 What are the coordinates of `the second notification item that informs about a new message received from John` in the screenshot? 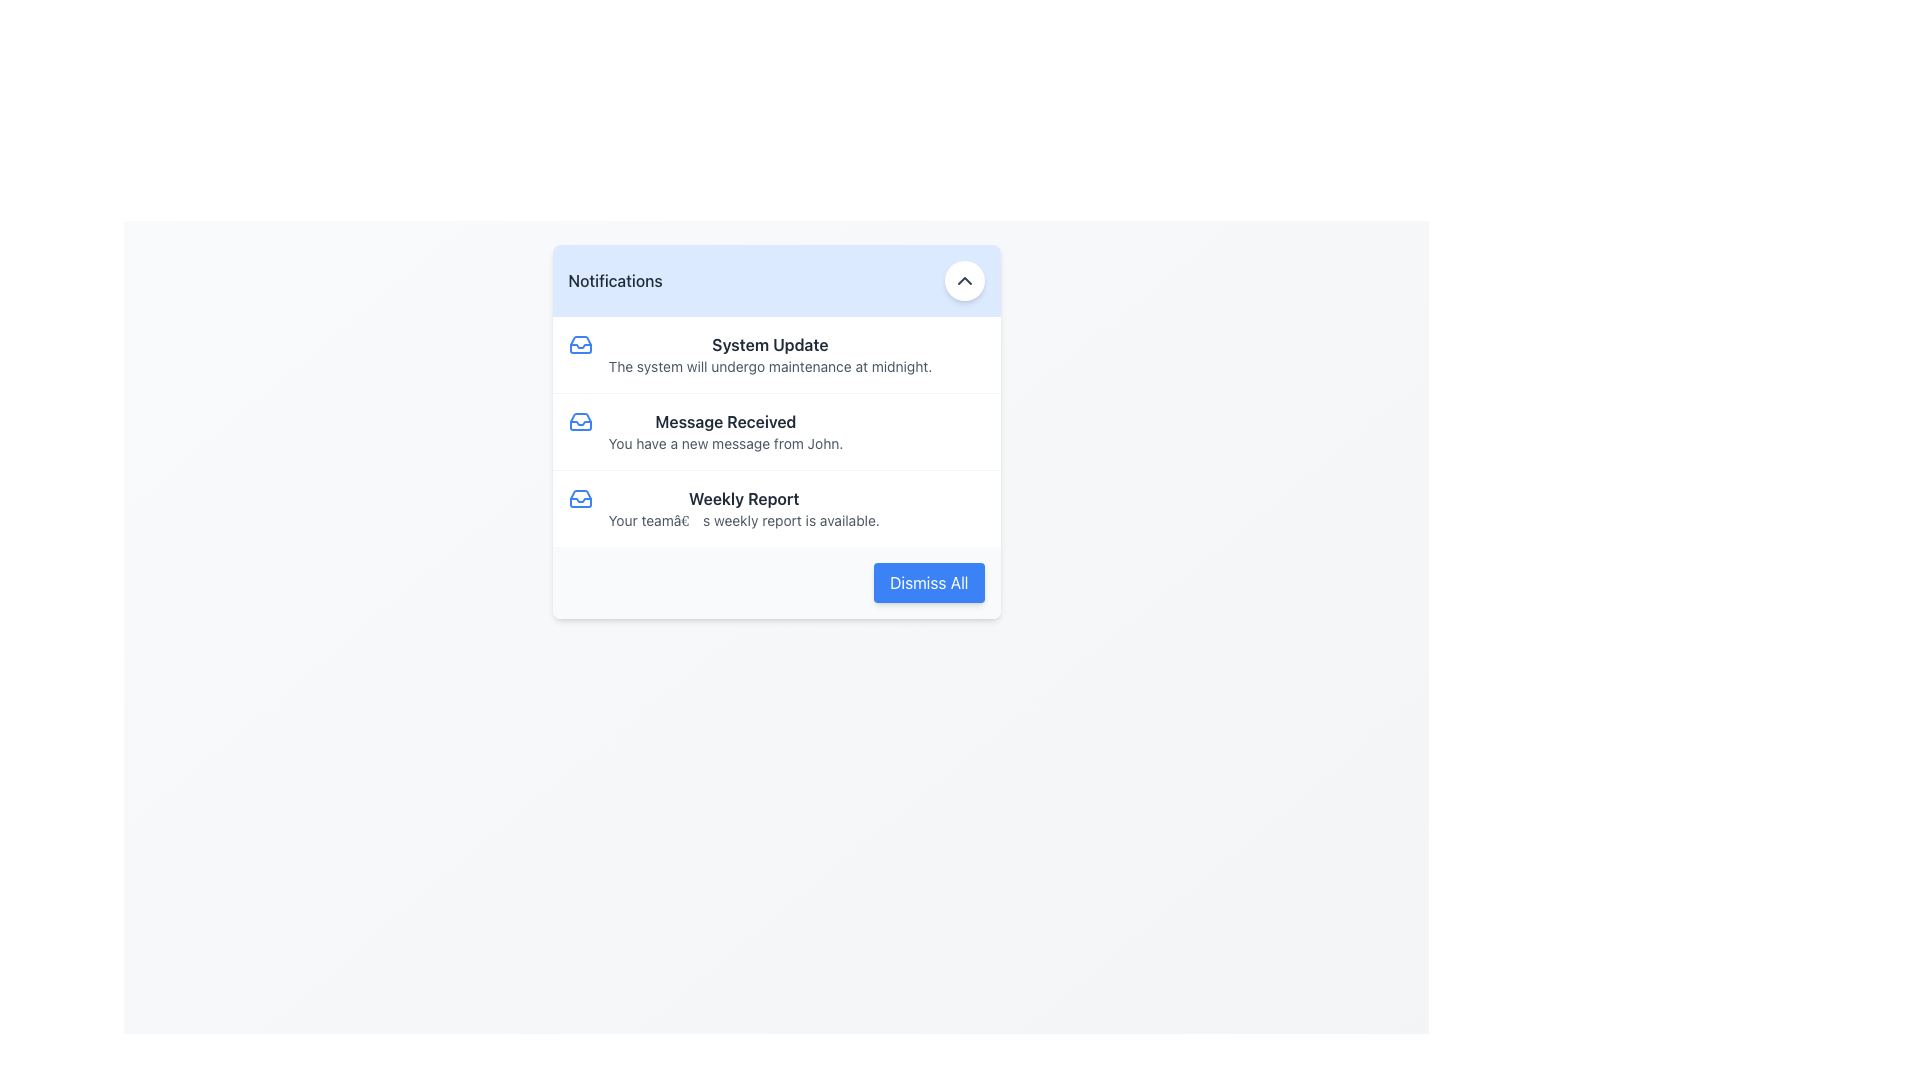 It's located at (775, 430).